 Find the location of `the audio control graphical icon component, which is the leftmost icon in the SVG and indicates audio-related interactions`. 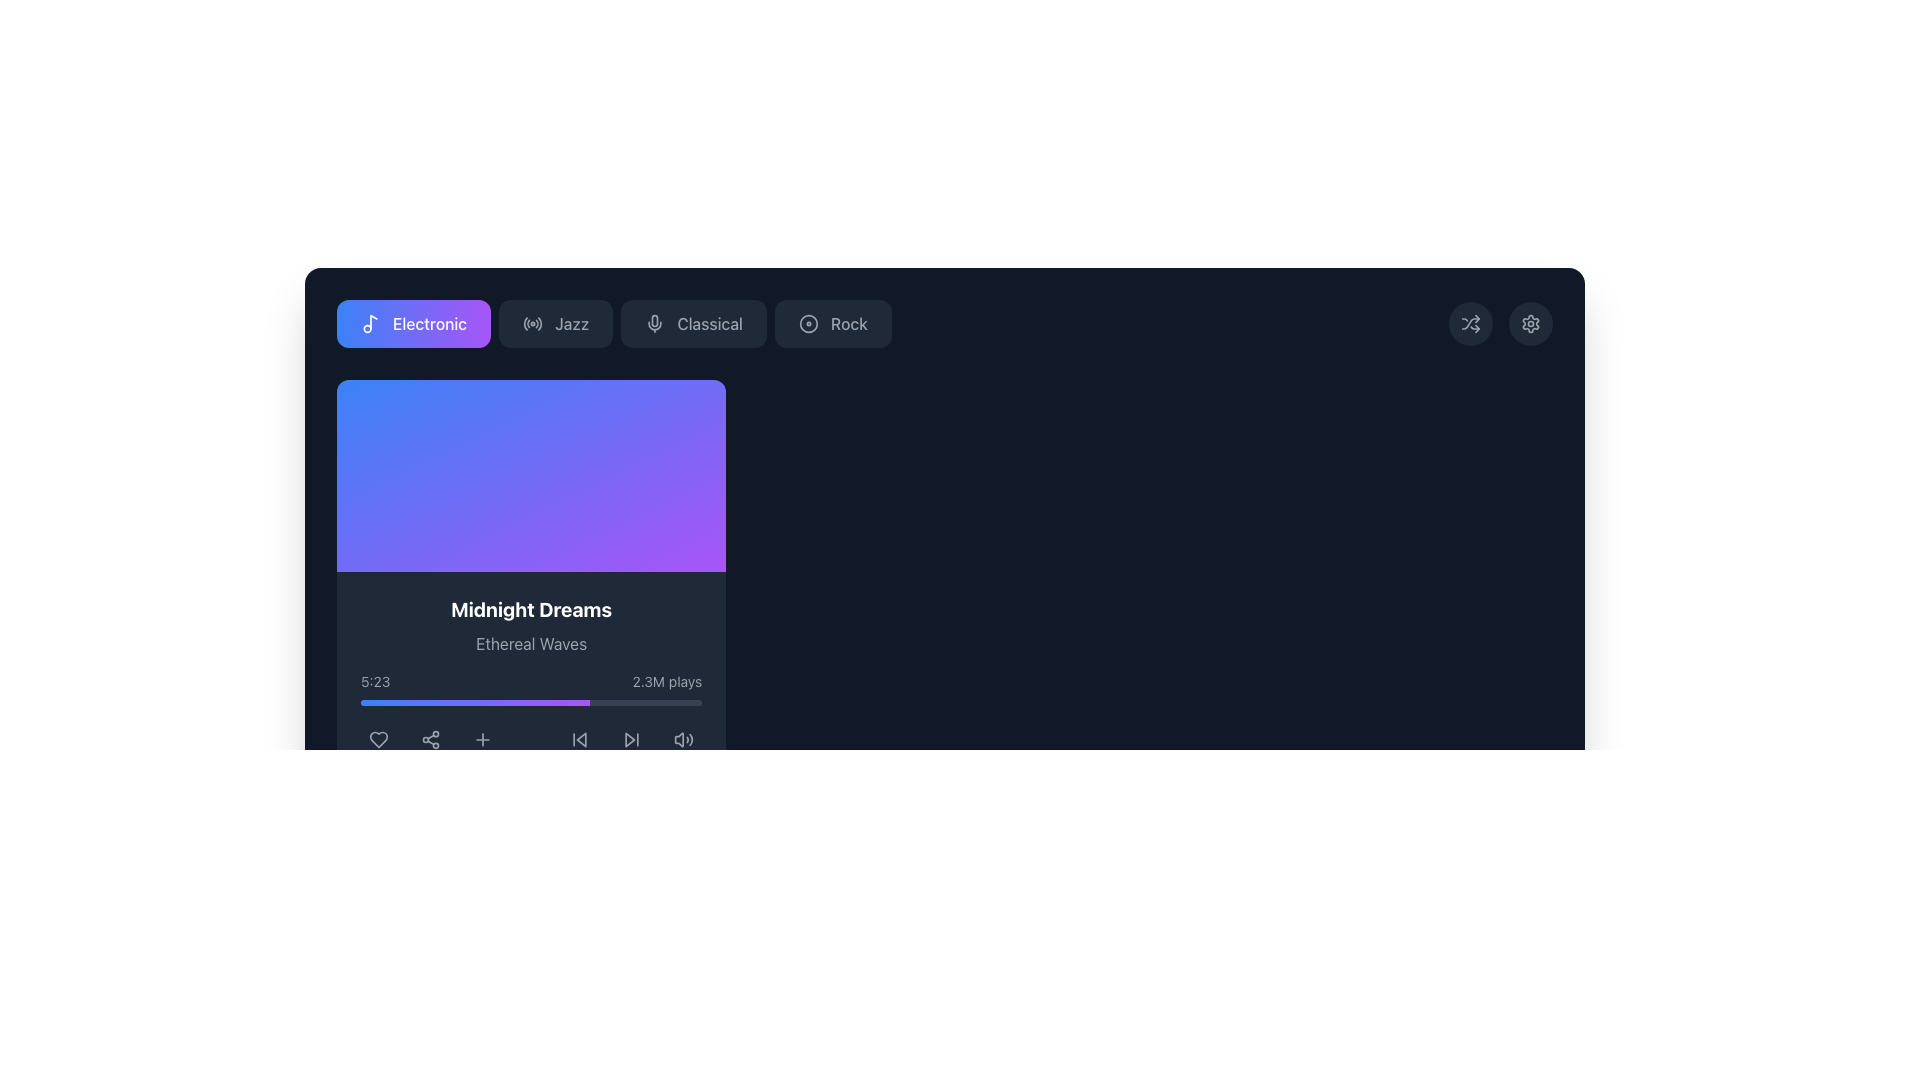

the audio control graphical icon component, which is the leftmost icon in the SVG and indicates audio-related interactions is located at coordinates (679, 740).